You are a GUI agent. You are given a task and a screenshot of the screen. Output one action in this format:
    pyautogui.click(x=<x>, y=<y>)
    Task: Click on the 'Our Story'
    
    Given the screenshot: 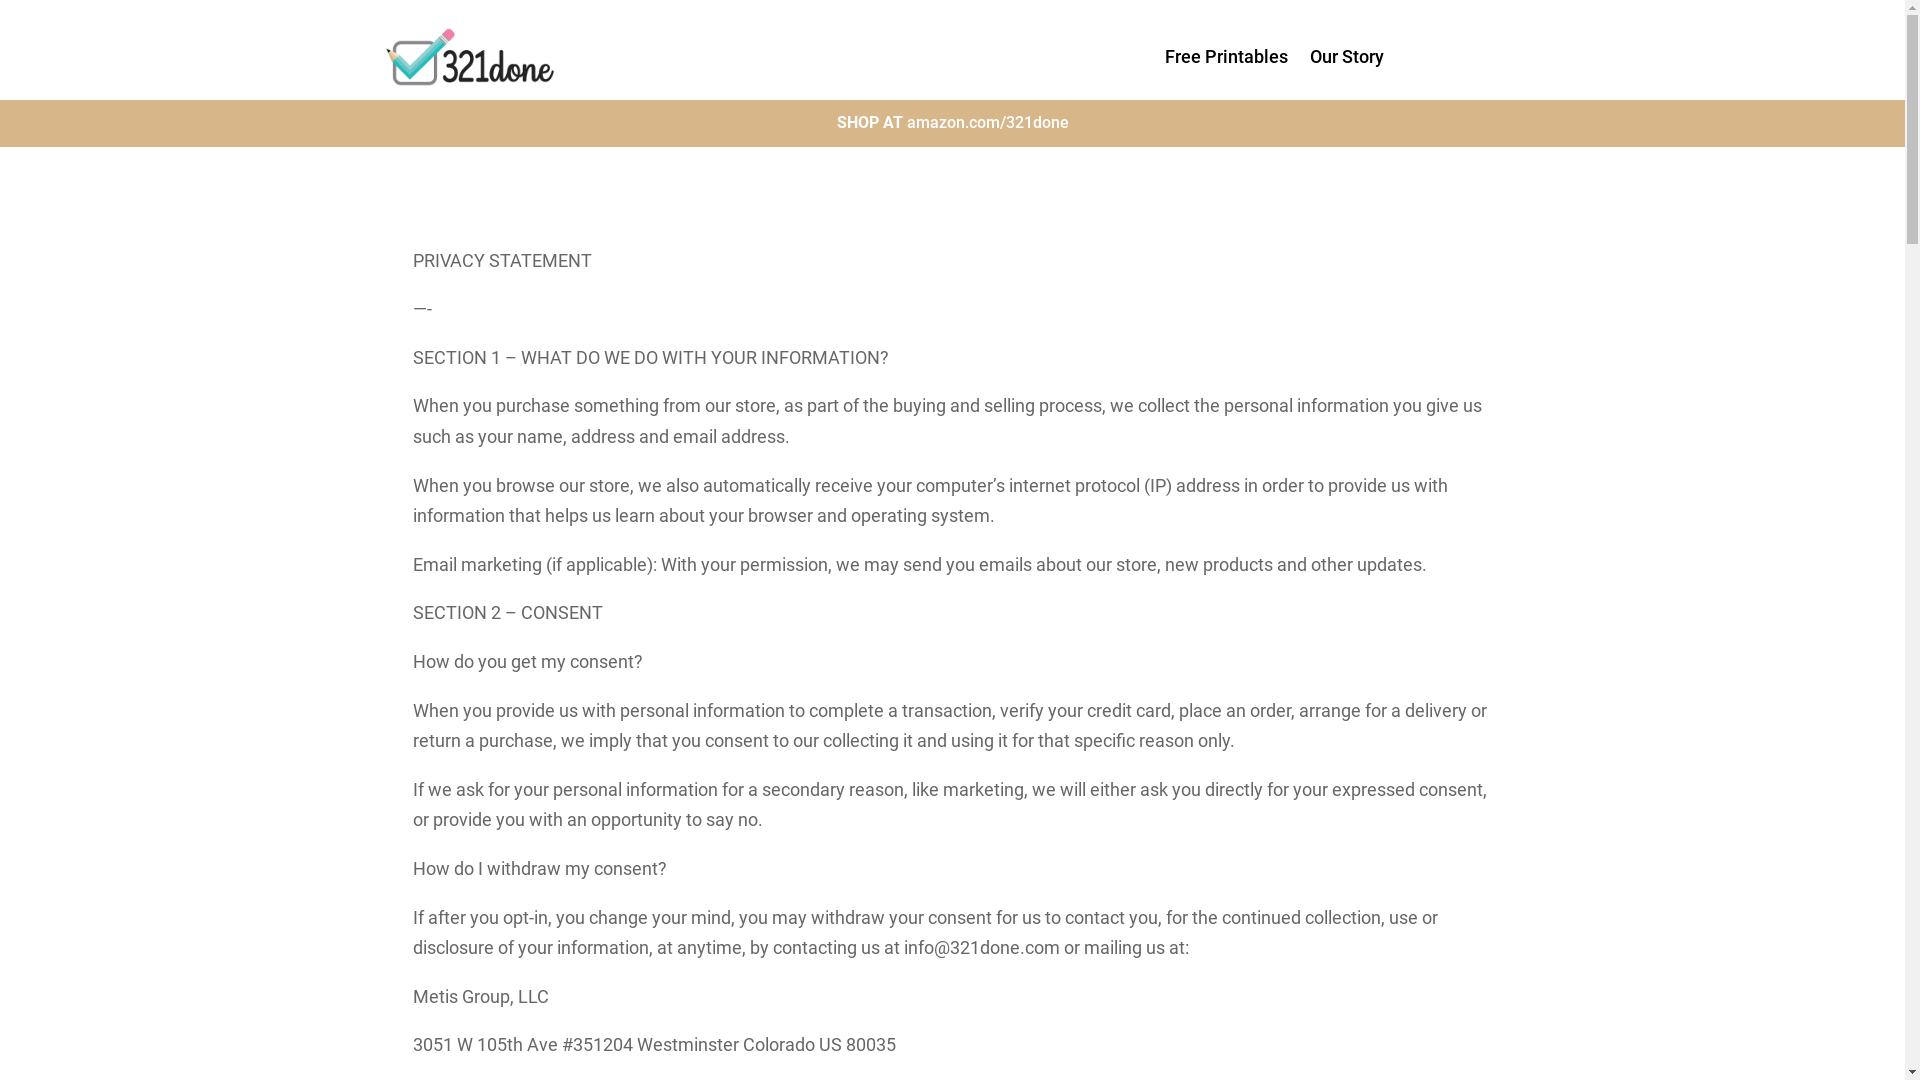 What is the action you would take?
    pyautogui.click(x=1310, y=60)
    